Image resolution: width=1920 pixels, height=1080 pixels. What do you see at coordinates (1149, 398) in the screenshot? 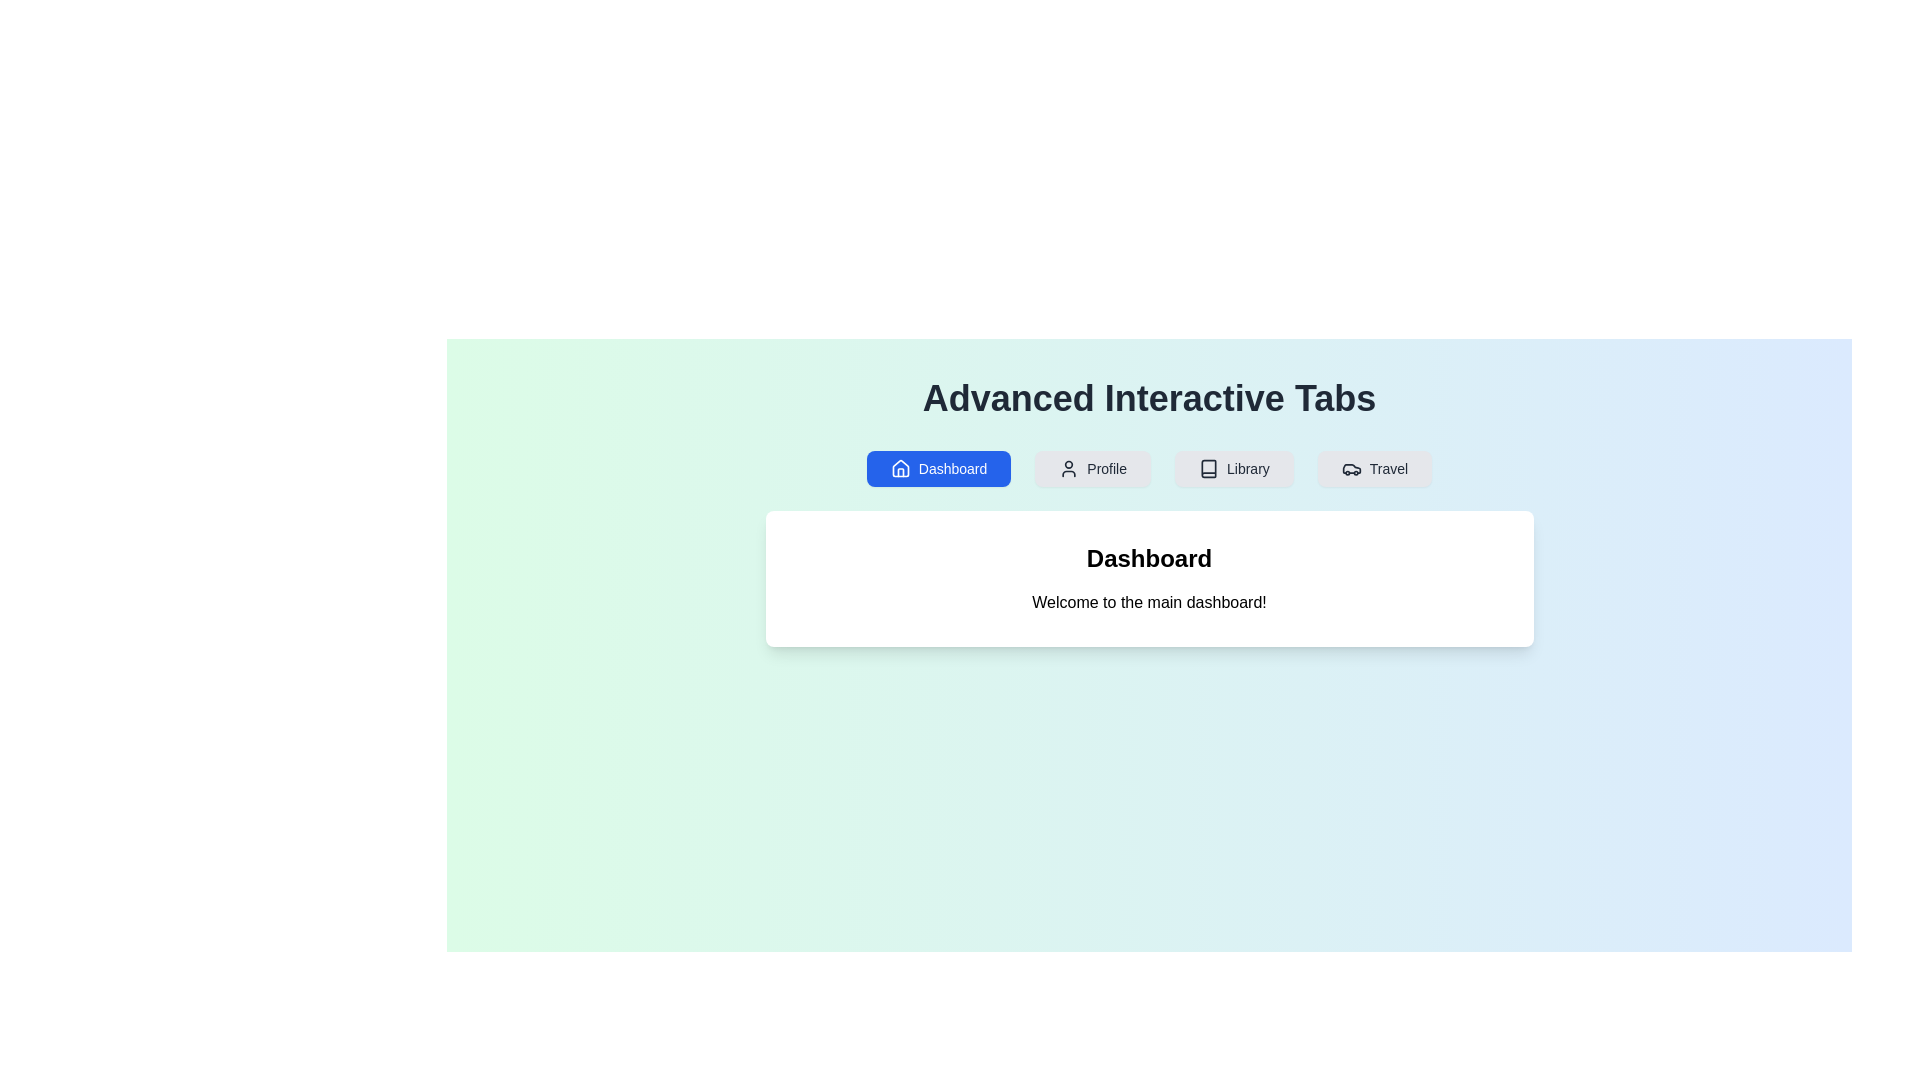
I see `text content of the bold title labeled 'Advanced Interactive Tabs' which is centrally aligned at the top of the content area` at bounding box center [1149, 398].